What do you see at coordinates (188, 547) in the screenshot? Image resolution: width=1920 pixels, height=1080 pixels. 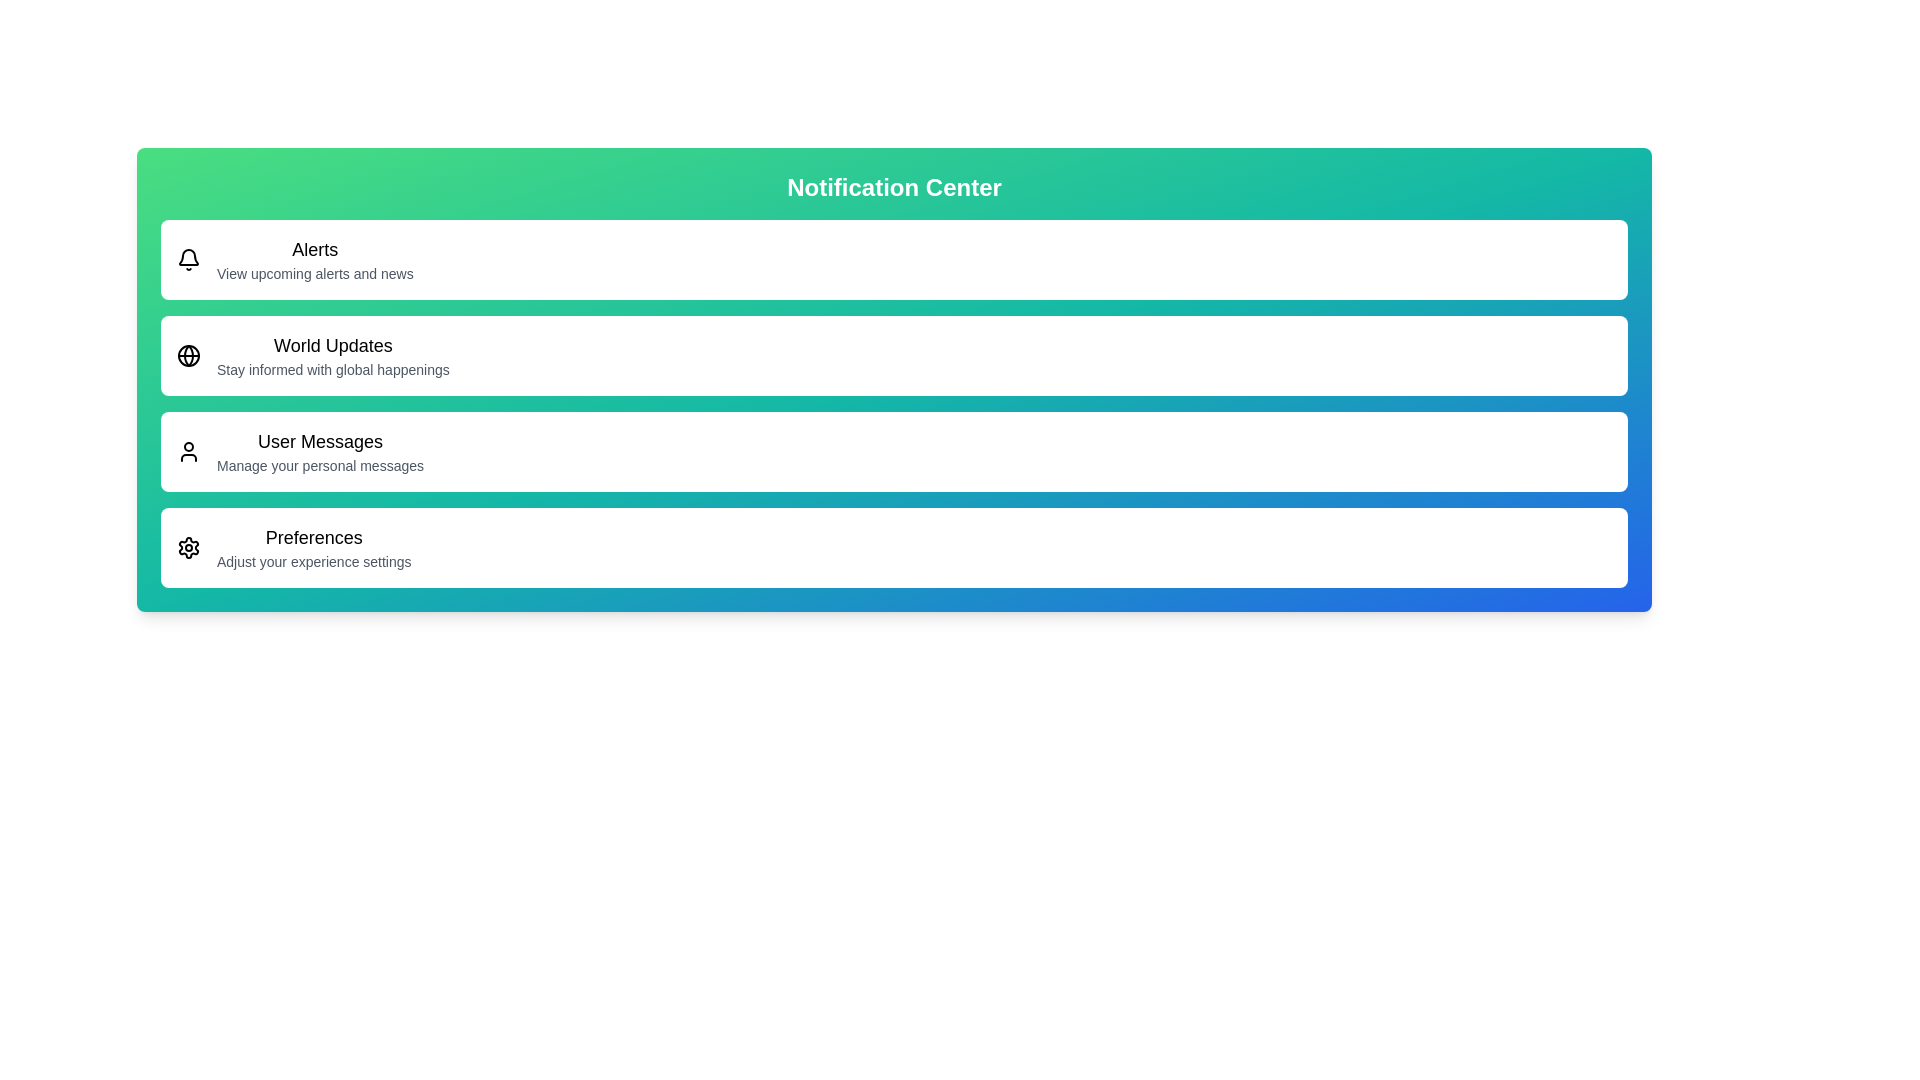 I see `the menu item corresponding to Preferences to examine its iconography` at bounding box center [188, 547].